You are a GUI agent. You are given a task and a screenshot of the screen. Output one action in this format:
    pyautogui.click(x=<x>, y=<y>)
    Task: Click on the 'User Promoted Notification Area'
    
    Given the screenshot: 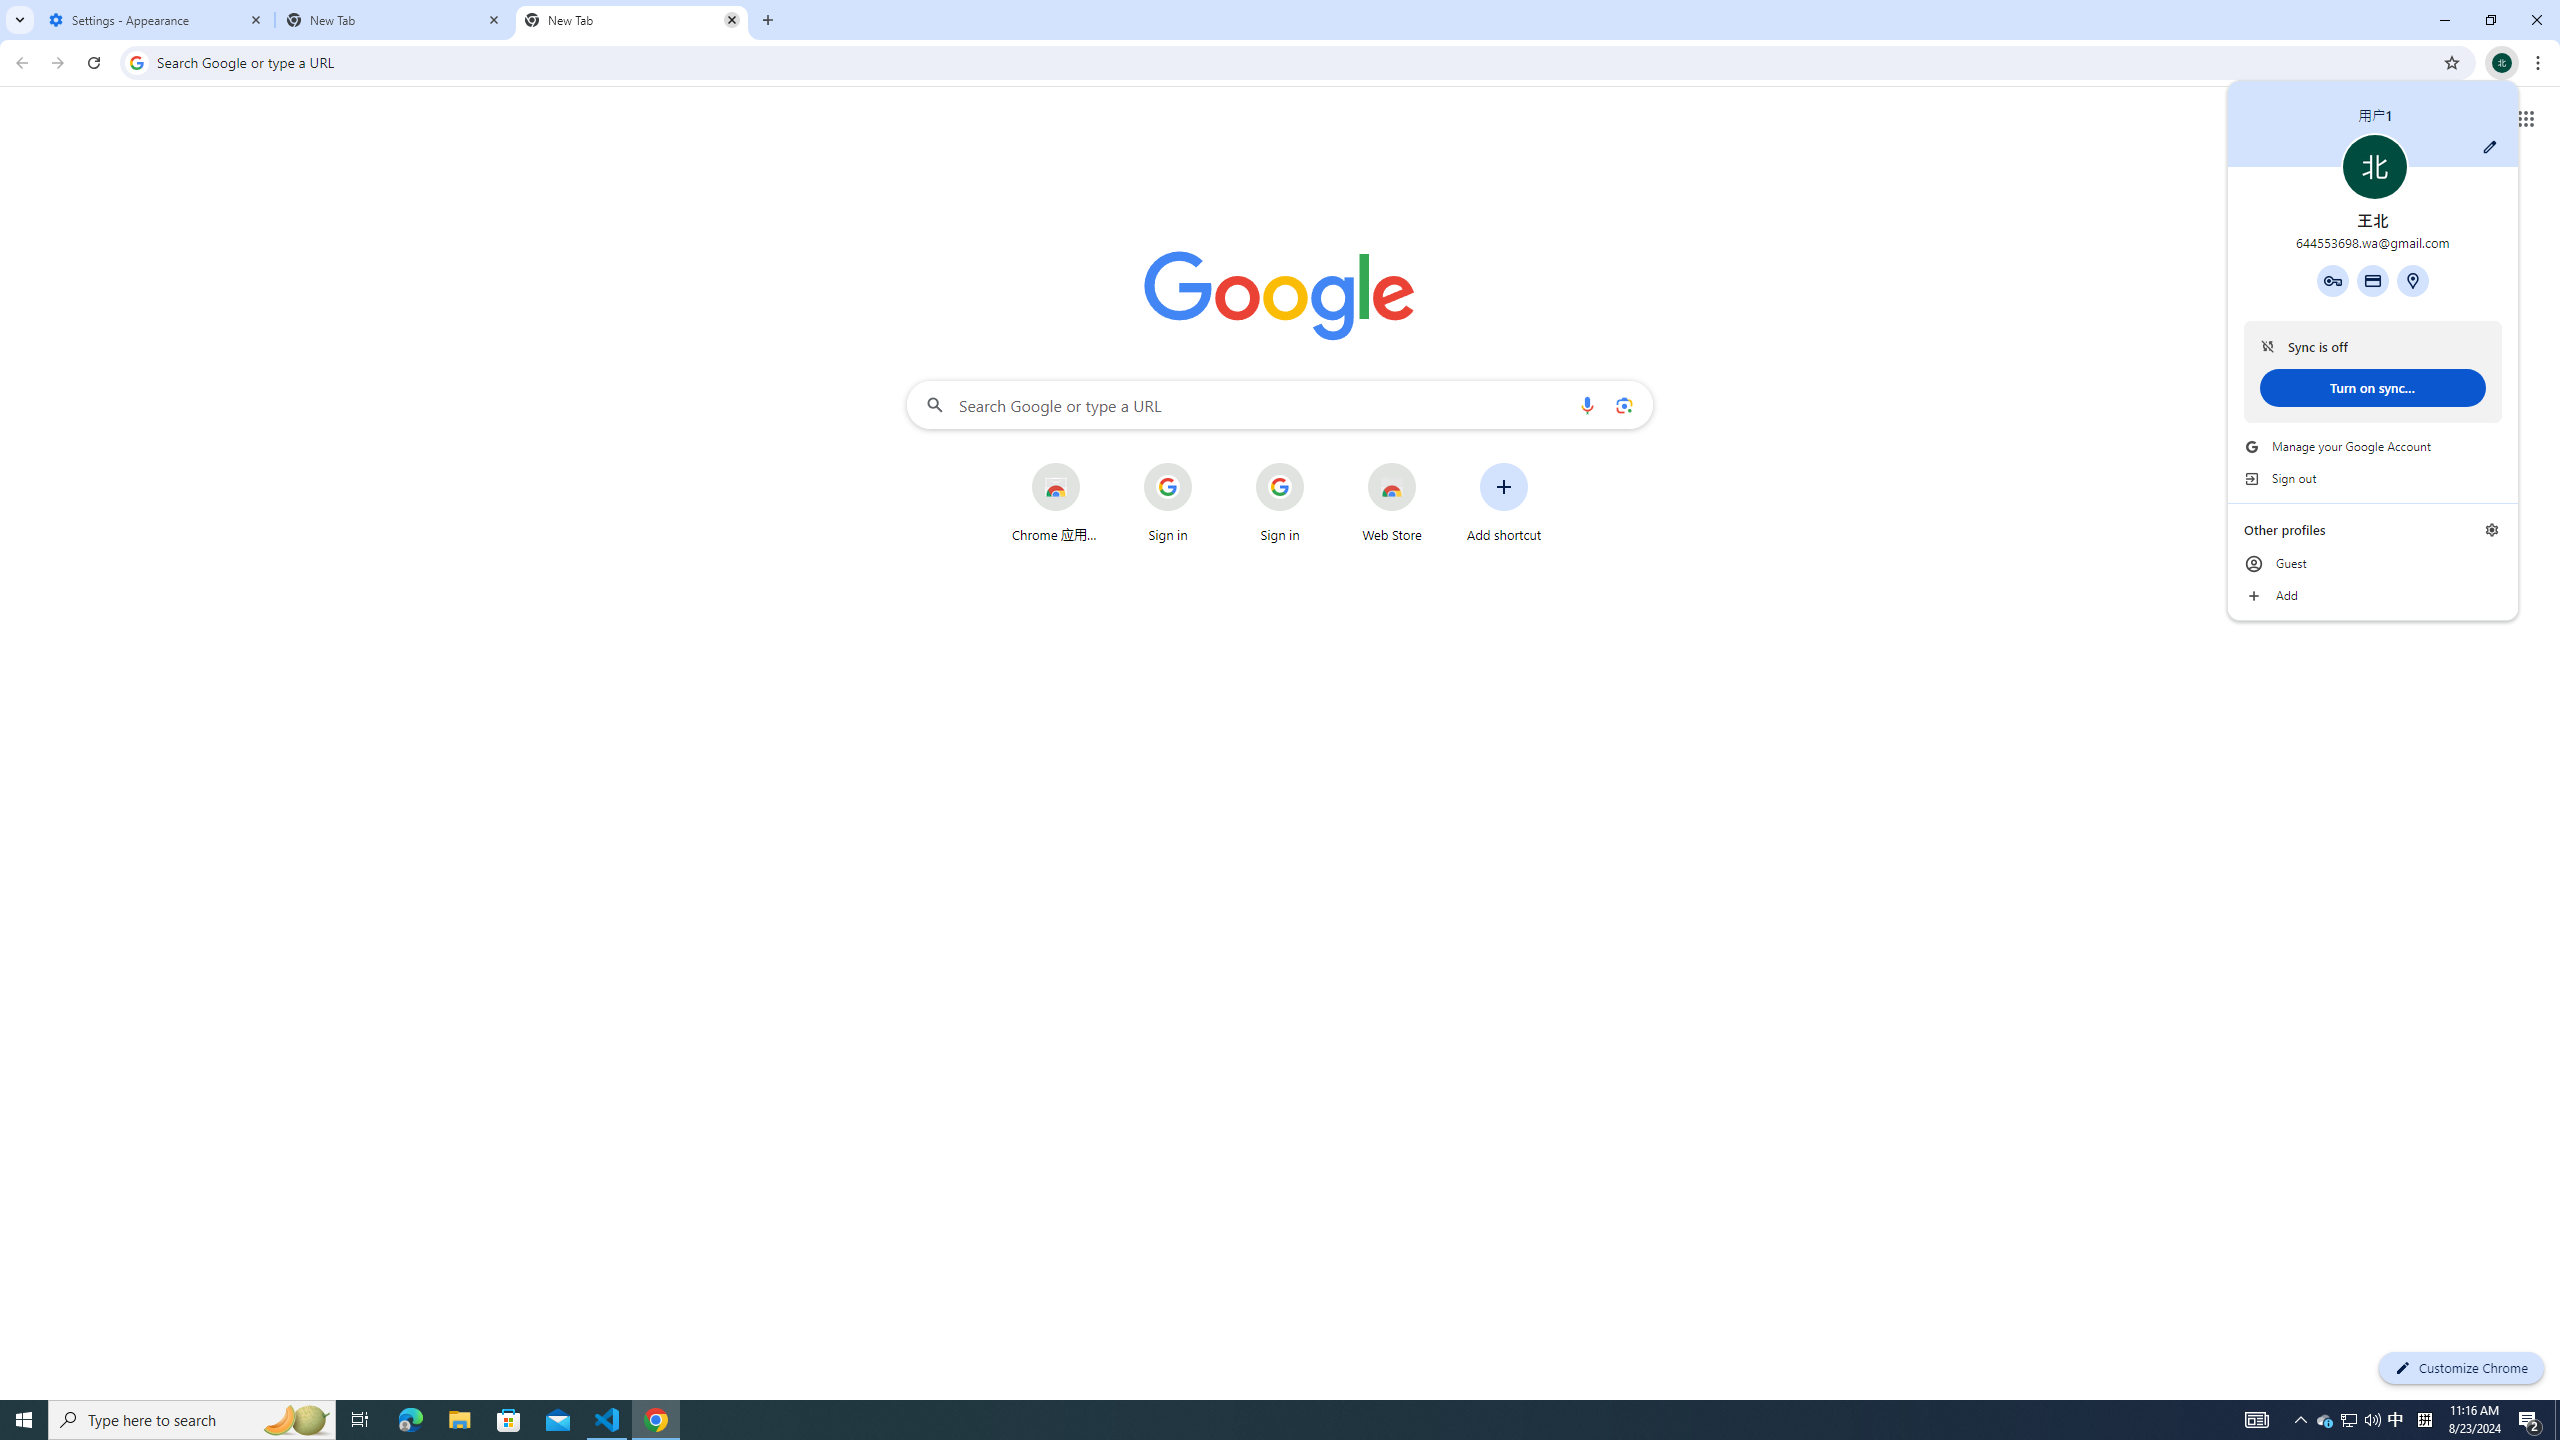 What is the action you would take?
    pyautogui.click(x=2349, y=1418)
    